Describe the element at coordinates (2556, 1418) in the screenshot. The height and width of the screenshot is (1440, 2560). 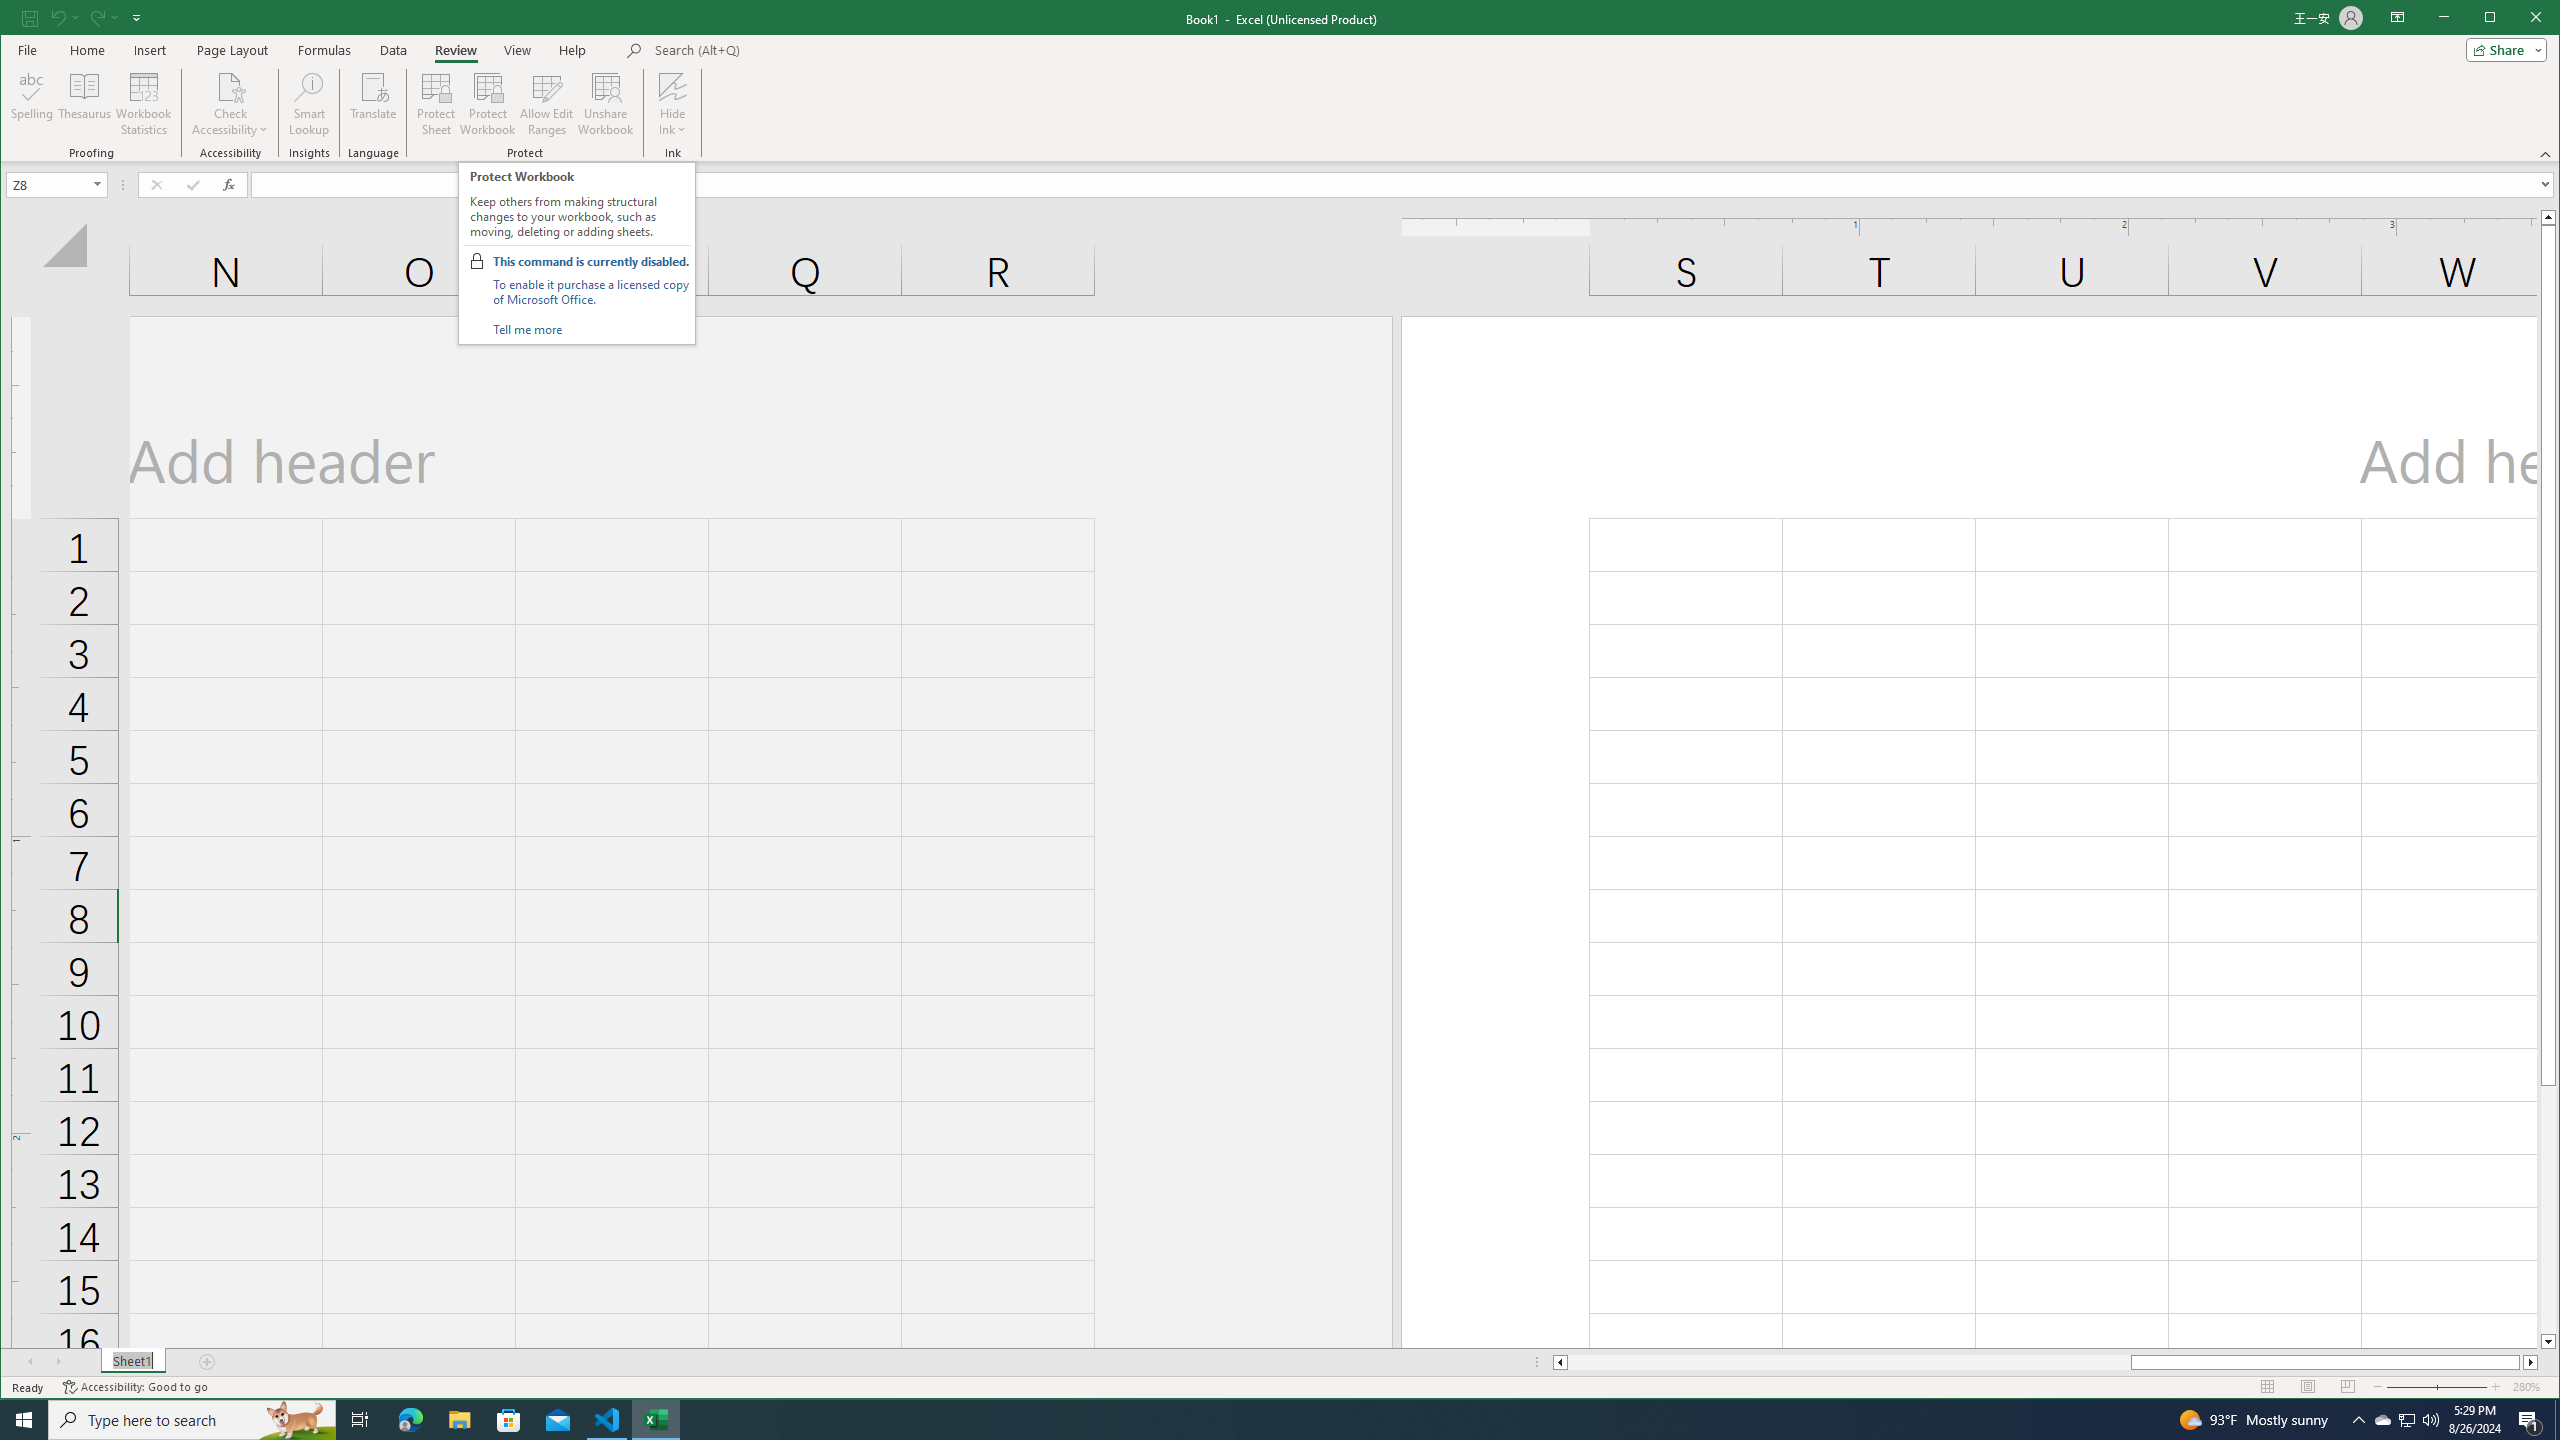
I see `'Show desktop'` at that location.